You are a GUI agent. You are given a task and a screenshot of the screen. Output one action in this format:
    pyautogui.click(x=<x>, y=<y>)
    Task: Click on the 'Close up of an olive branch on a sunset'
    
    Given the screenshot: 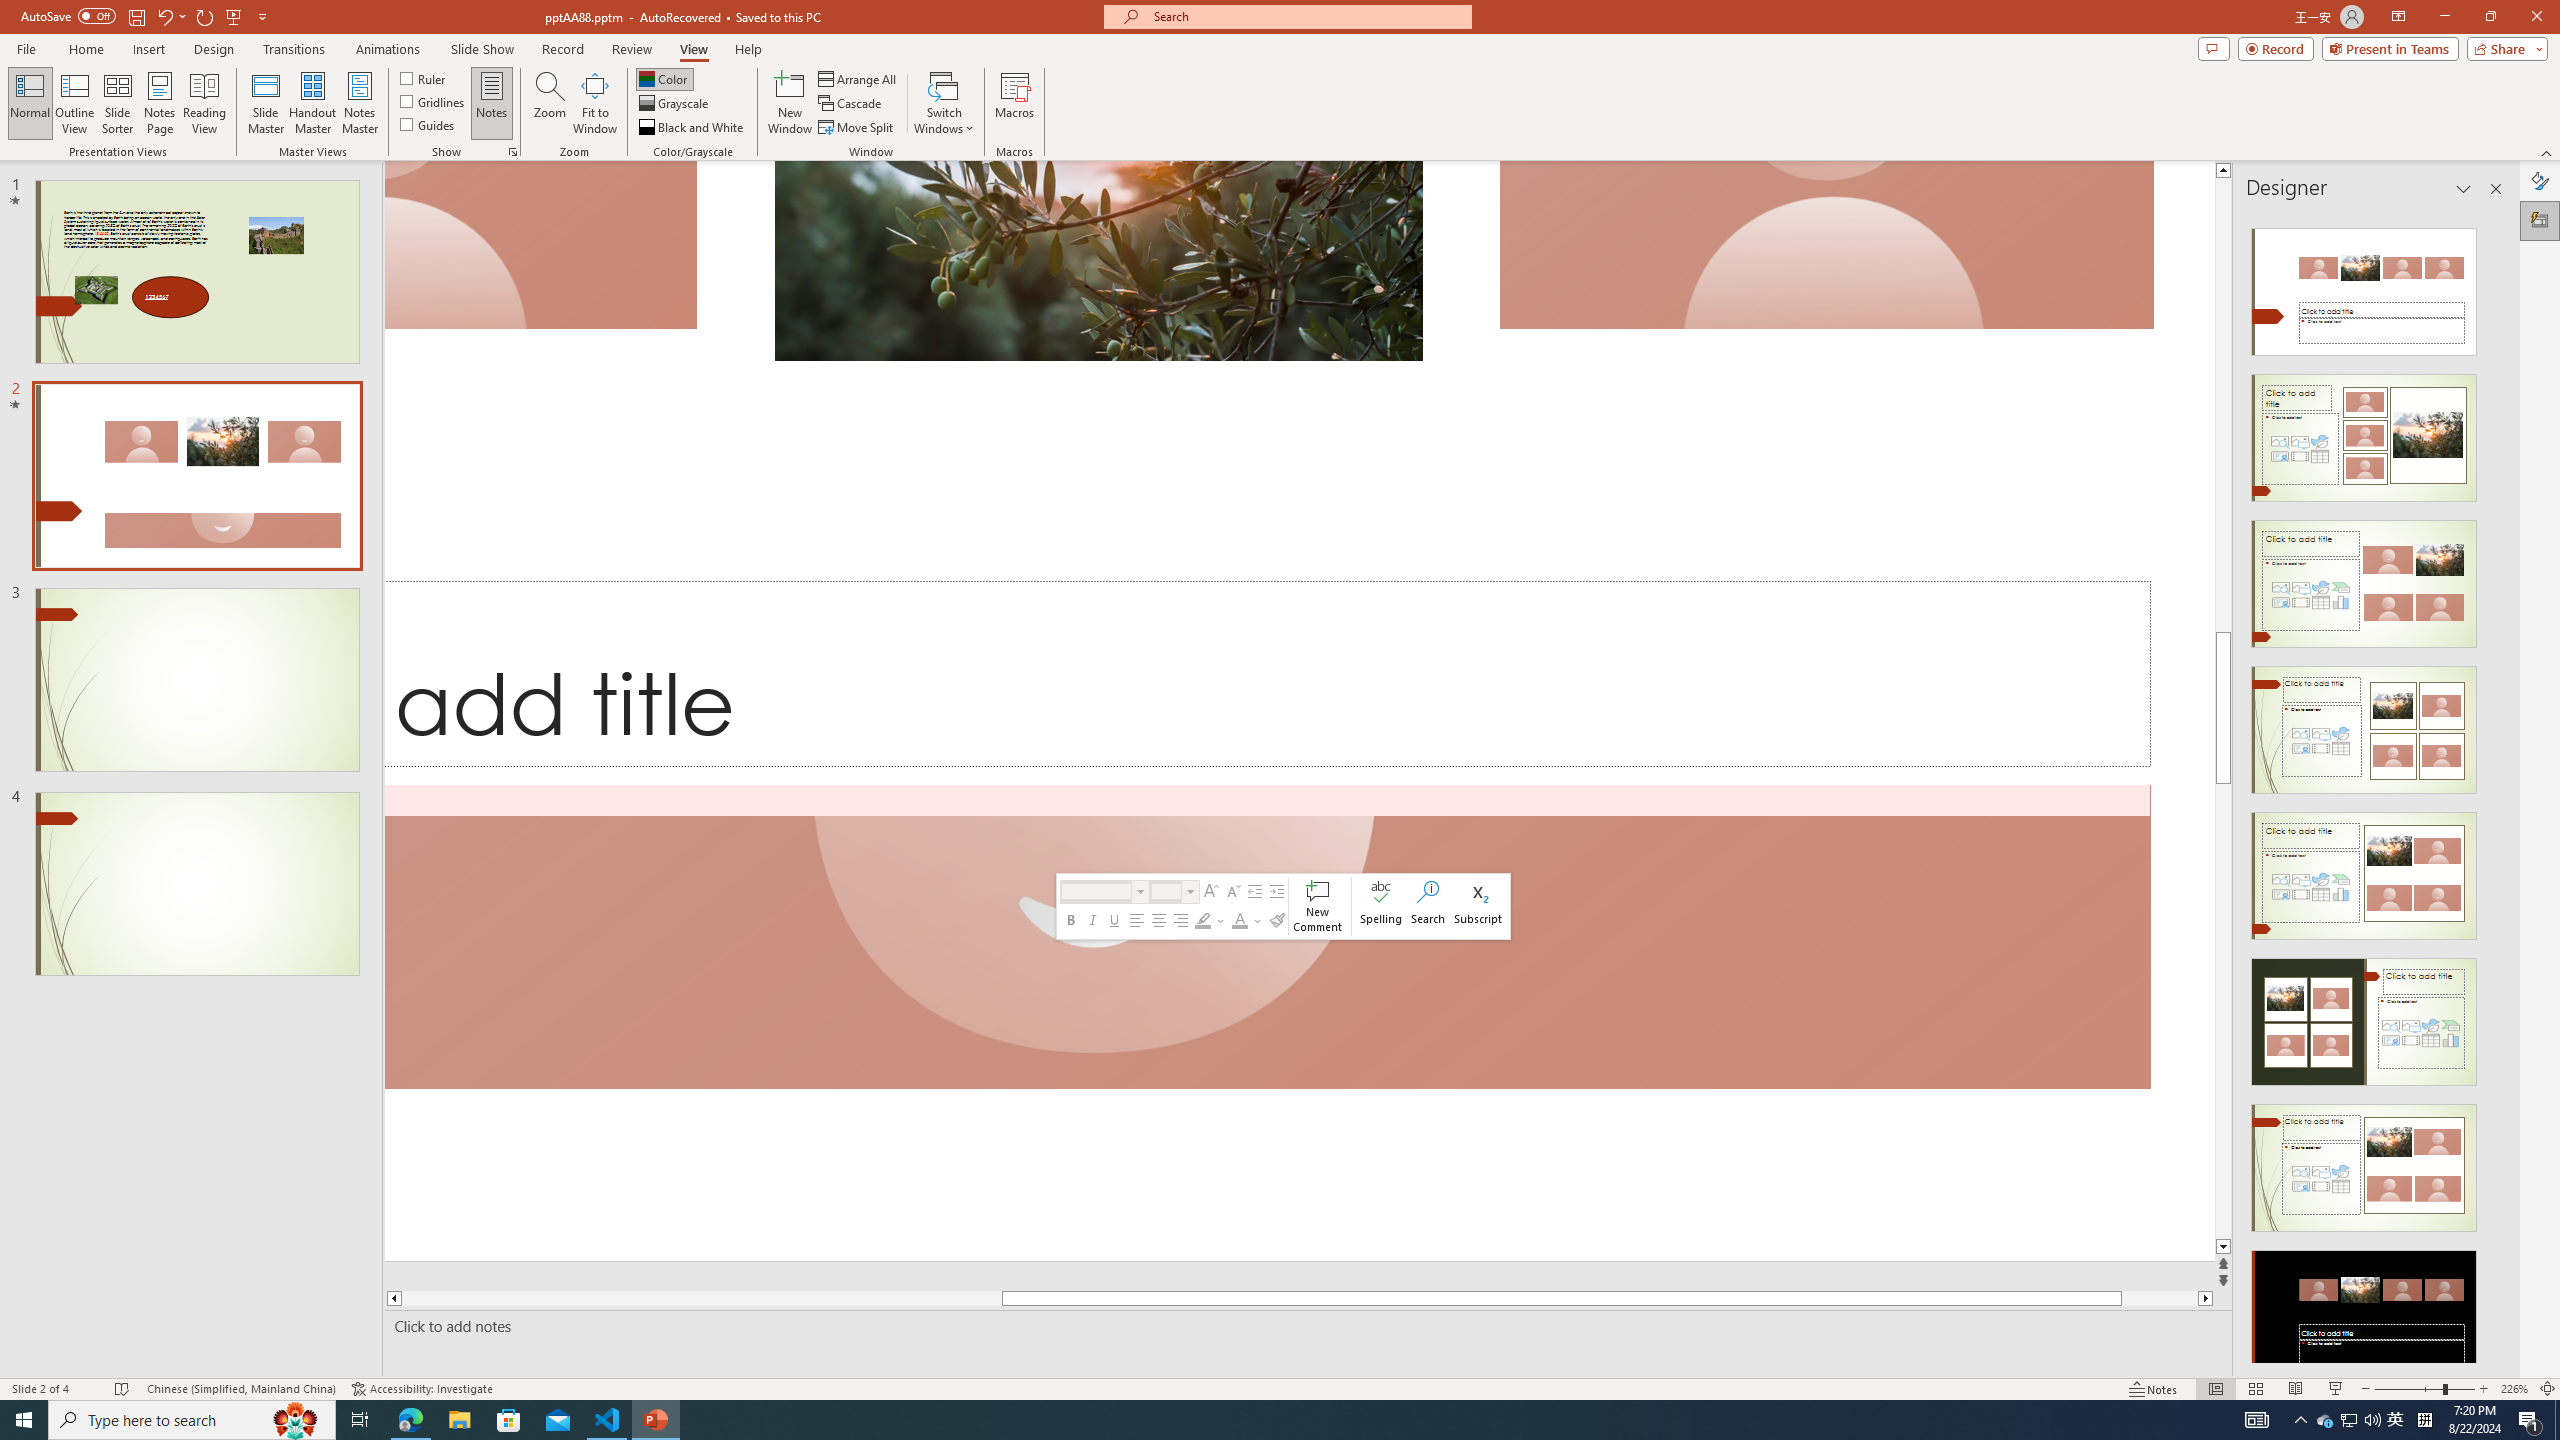 What is the action you would take?
    pyautogui.click(x=1098, y=260)
    